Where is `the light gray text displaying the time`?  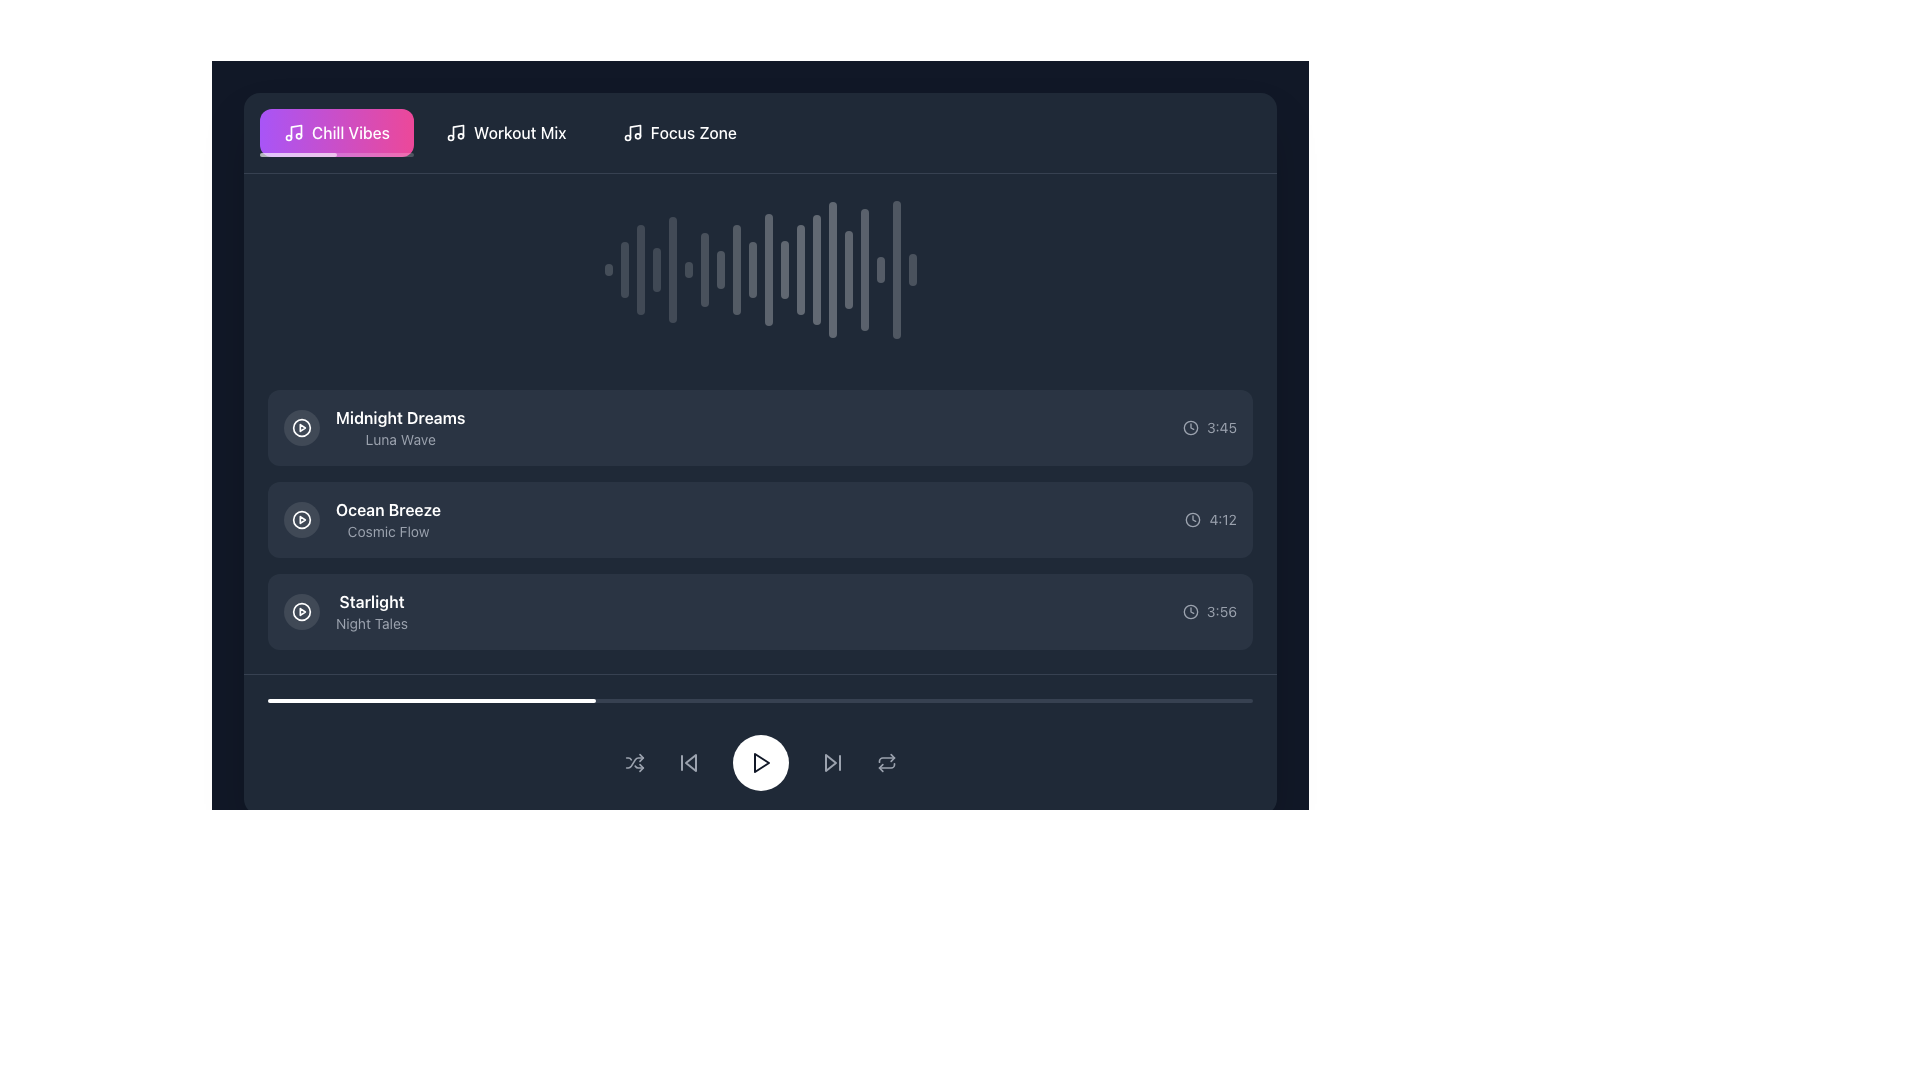 the light gray text displaying the time is located at coordinates (1208, 427).